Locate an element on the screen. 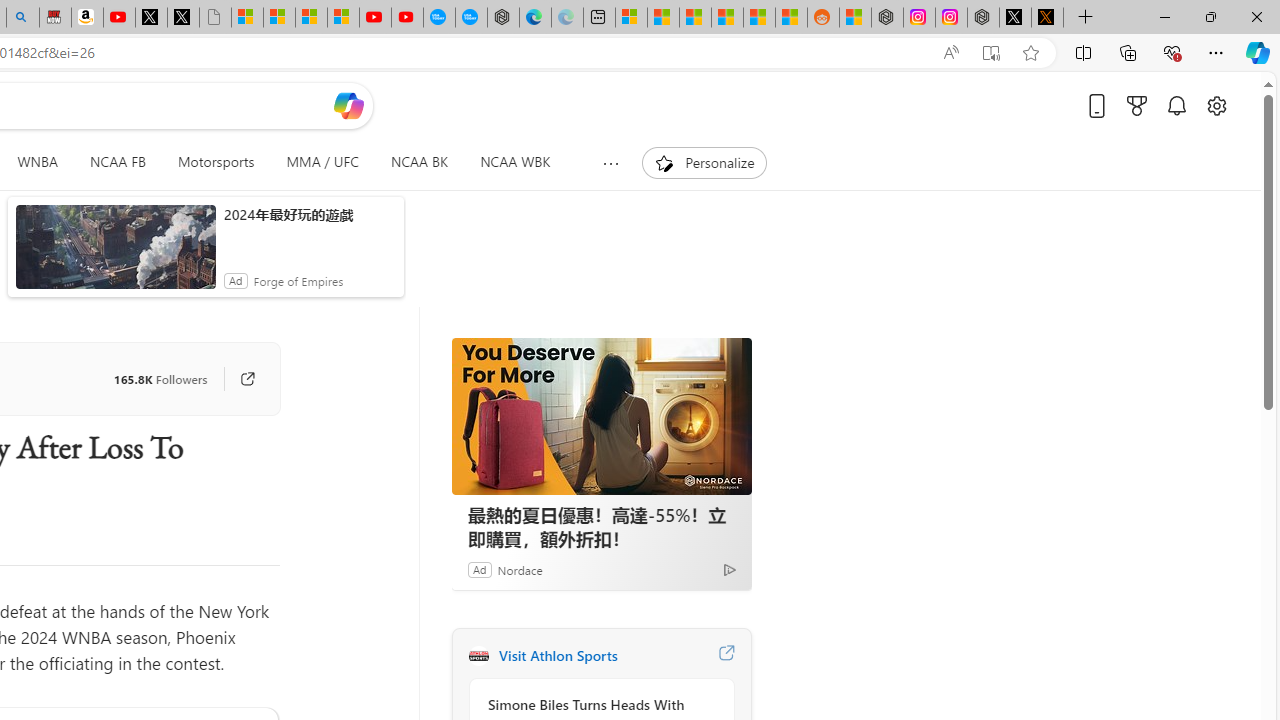 This screenshot has width=1280, height=720. 'Ad Choice' is located at coordinates (728, 569).